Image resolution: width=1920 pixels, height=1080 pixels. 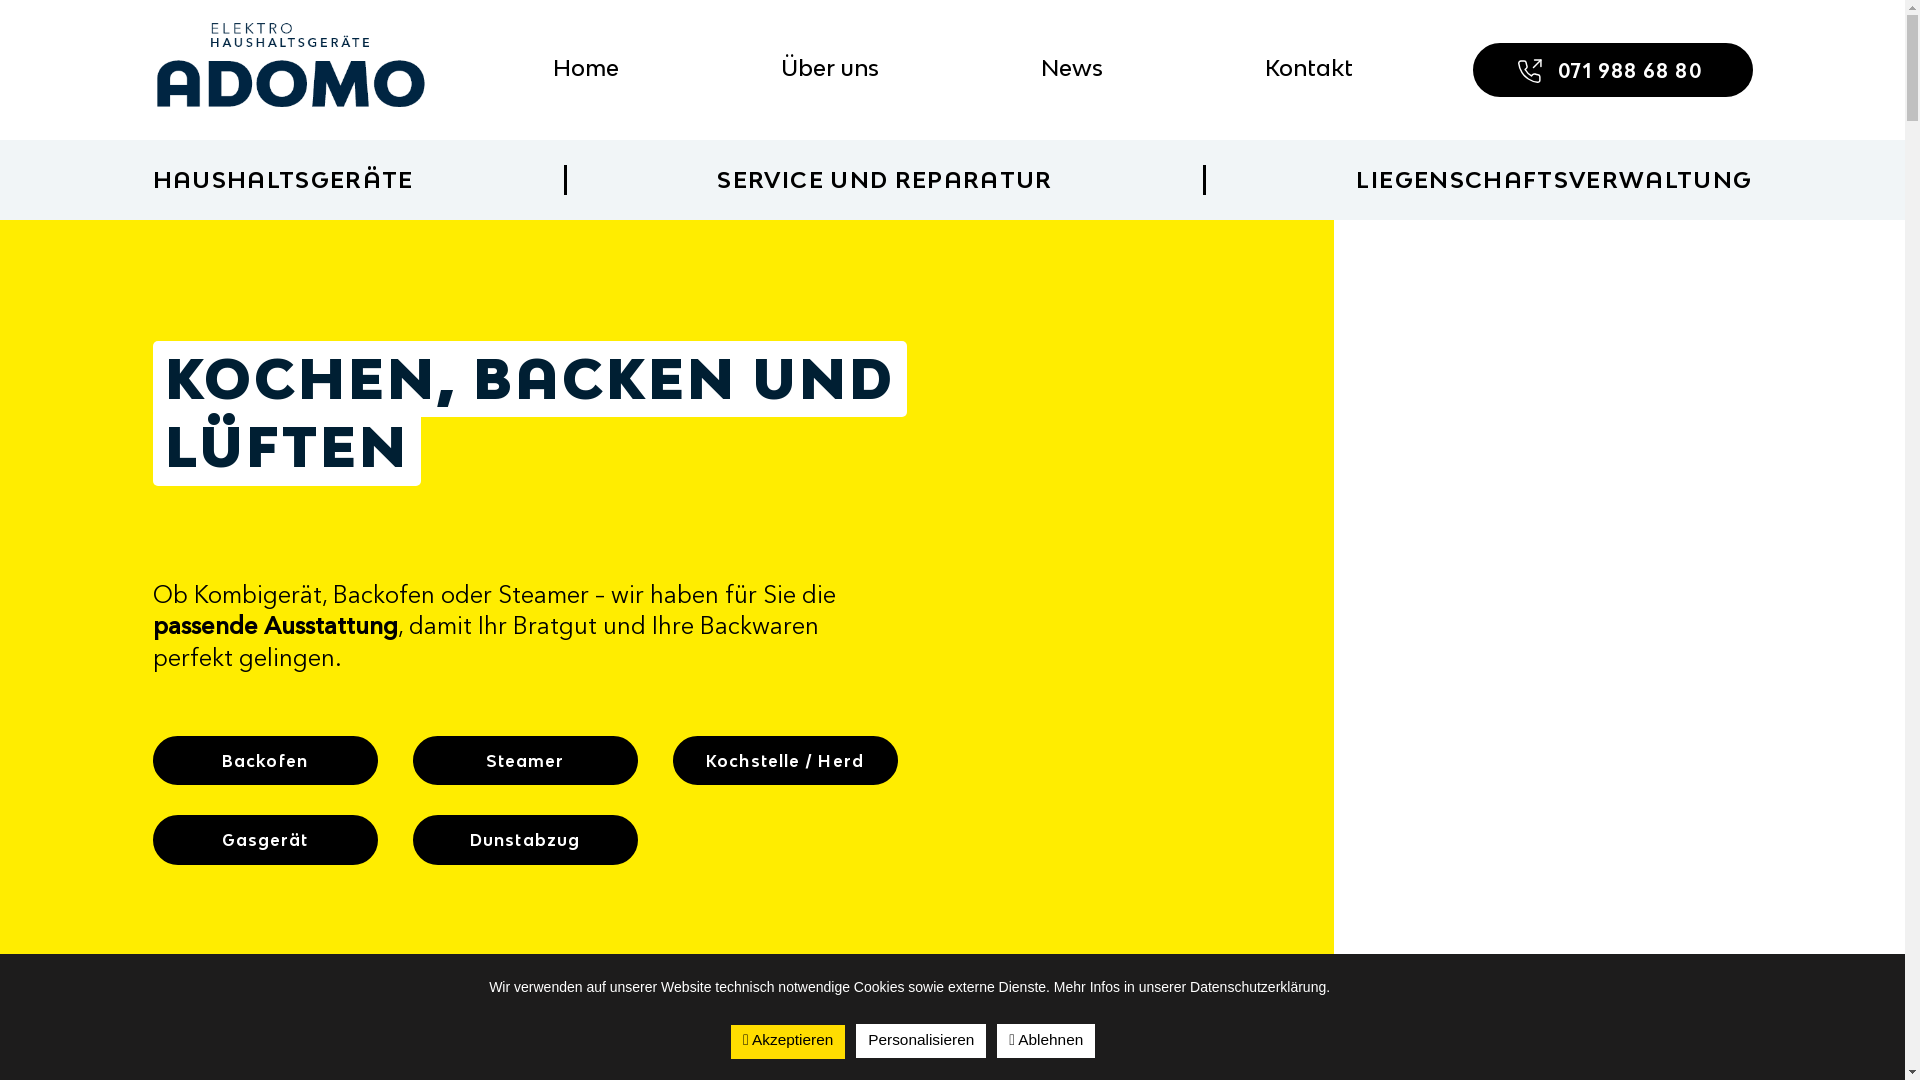 I want to click on 'Dunstabzug', so click(x=524, y=840).